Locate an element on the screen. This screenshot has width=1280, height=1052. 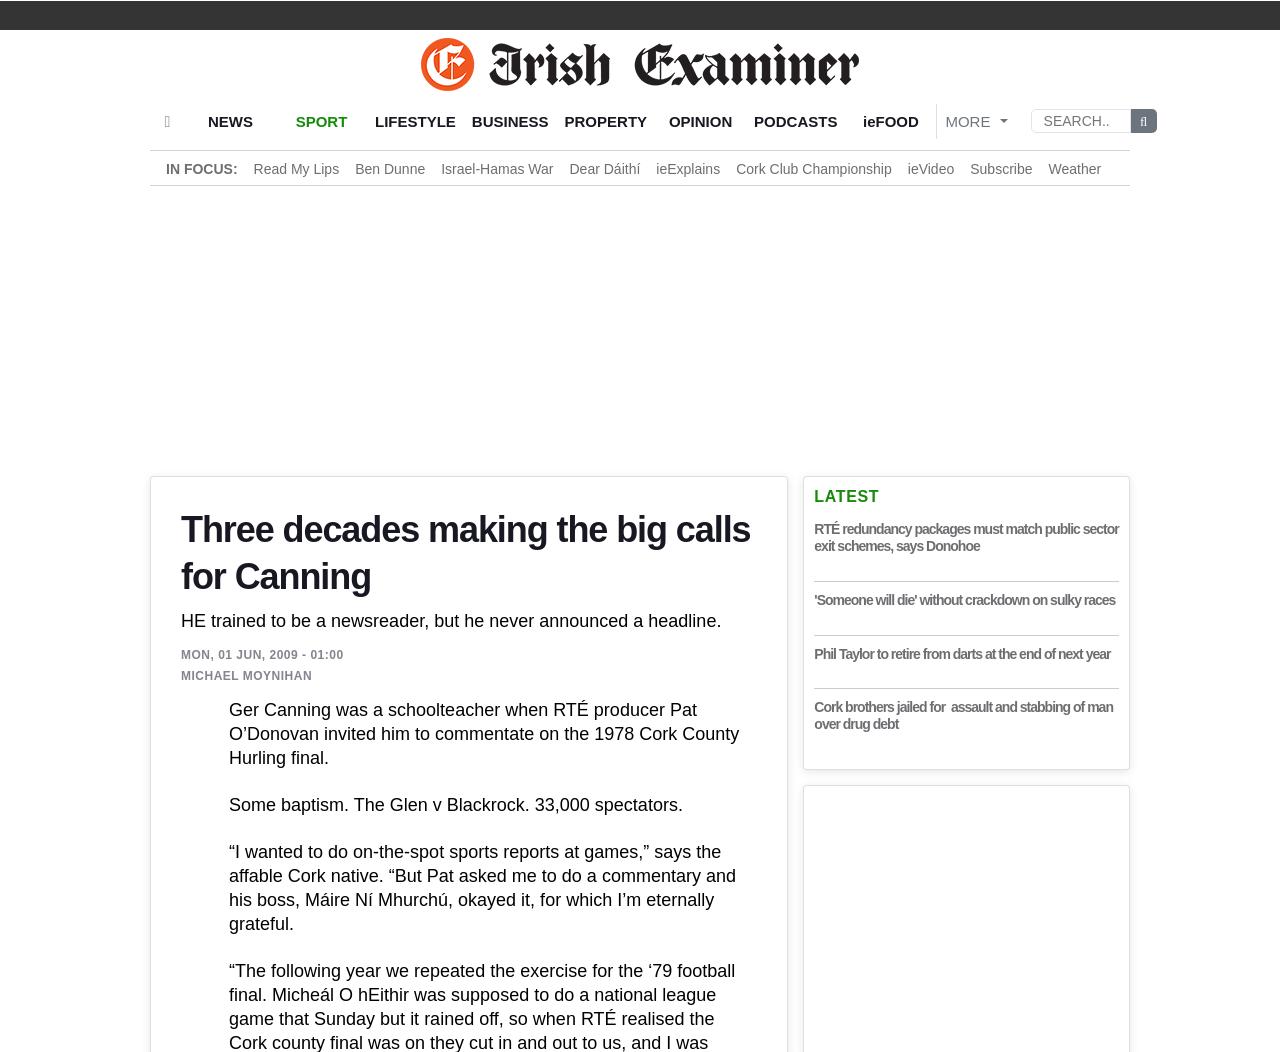
'READ NOW' is located at coordinates (1129, 953).